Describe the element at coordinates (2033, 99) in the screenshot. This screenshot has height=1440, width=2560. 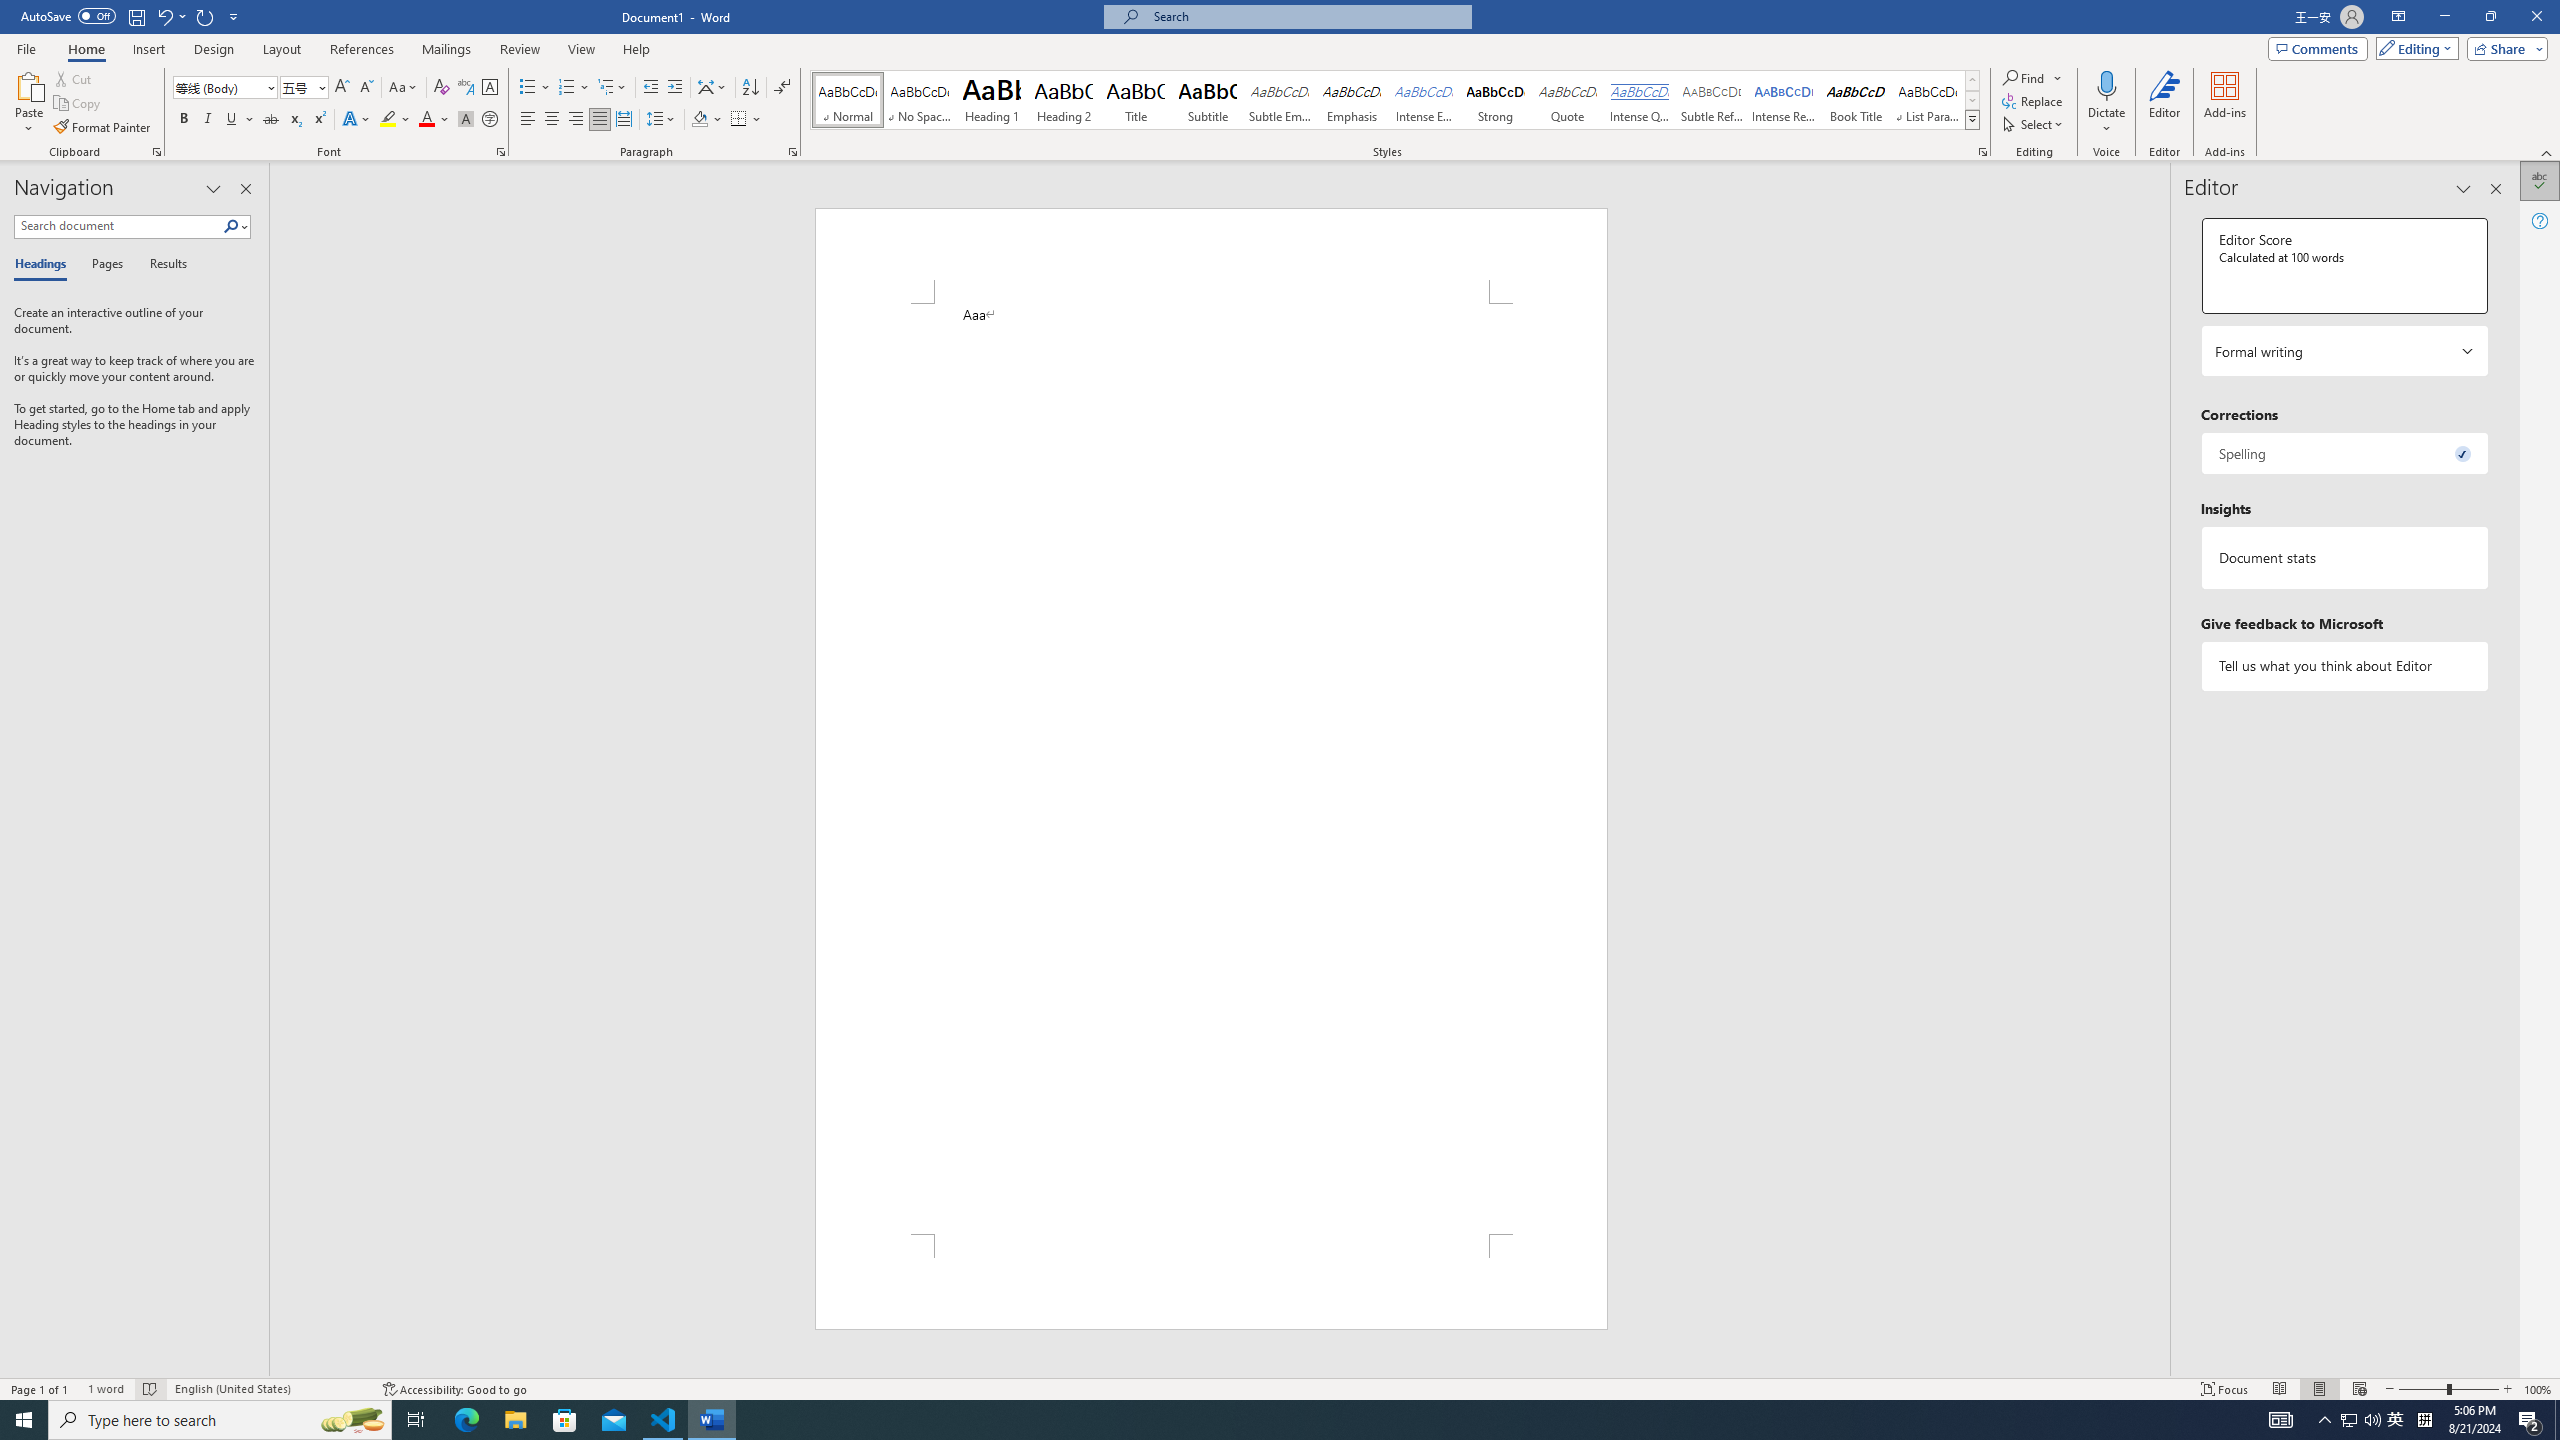
I see `'Replace...'` at that location.